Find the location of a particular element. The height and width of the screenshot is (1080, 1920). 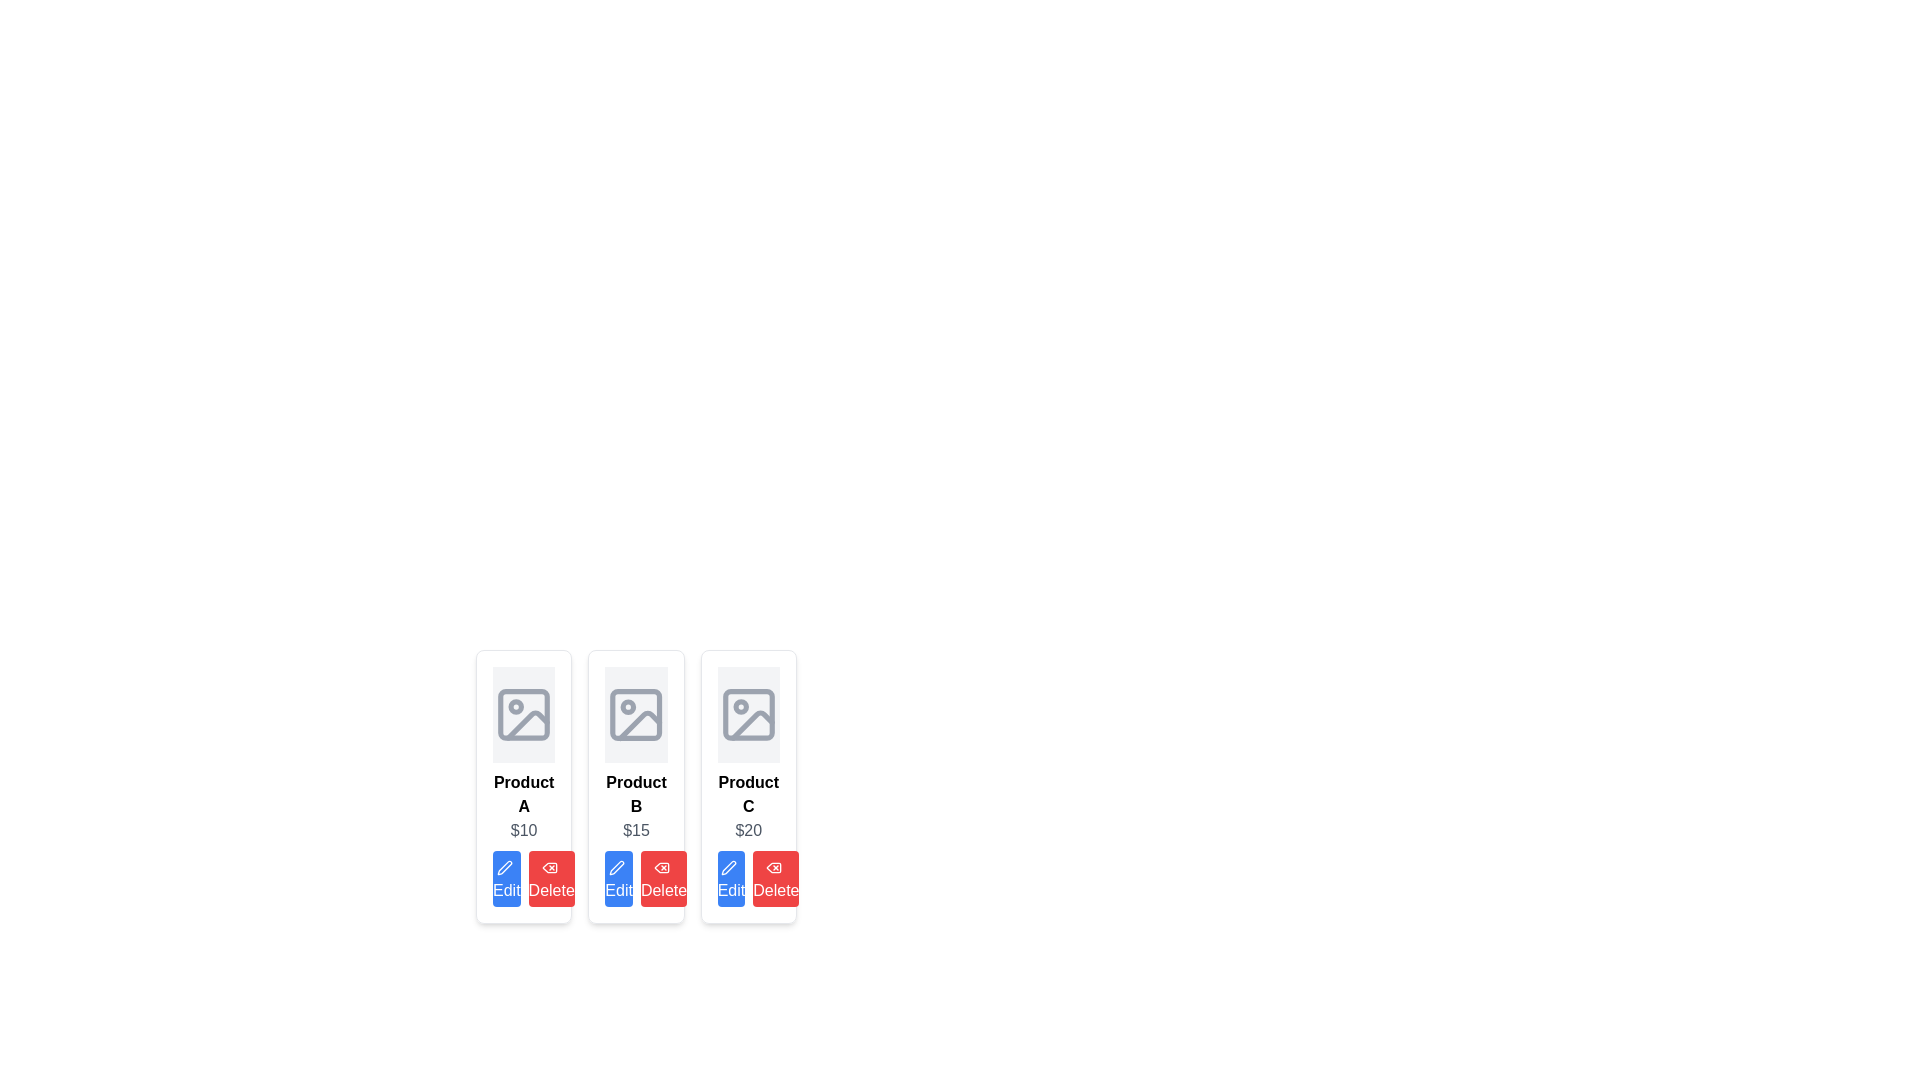

the SVG graphic representing the image placeholder in the third card from the left, titled 'Product C' is located at coordinates (747, 713).